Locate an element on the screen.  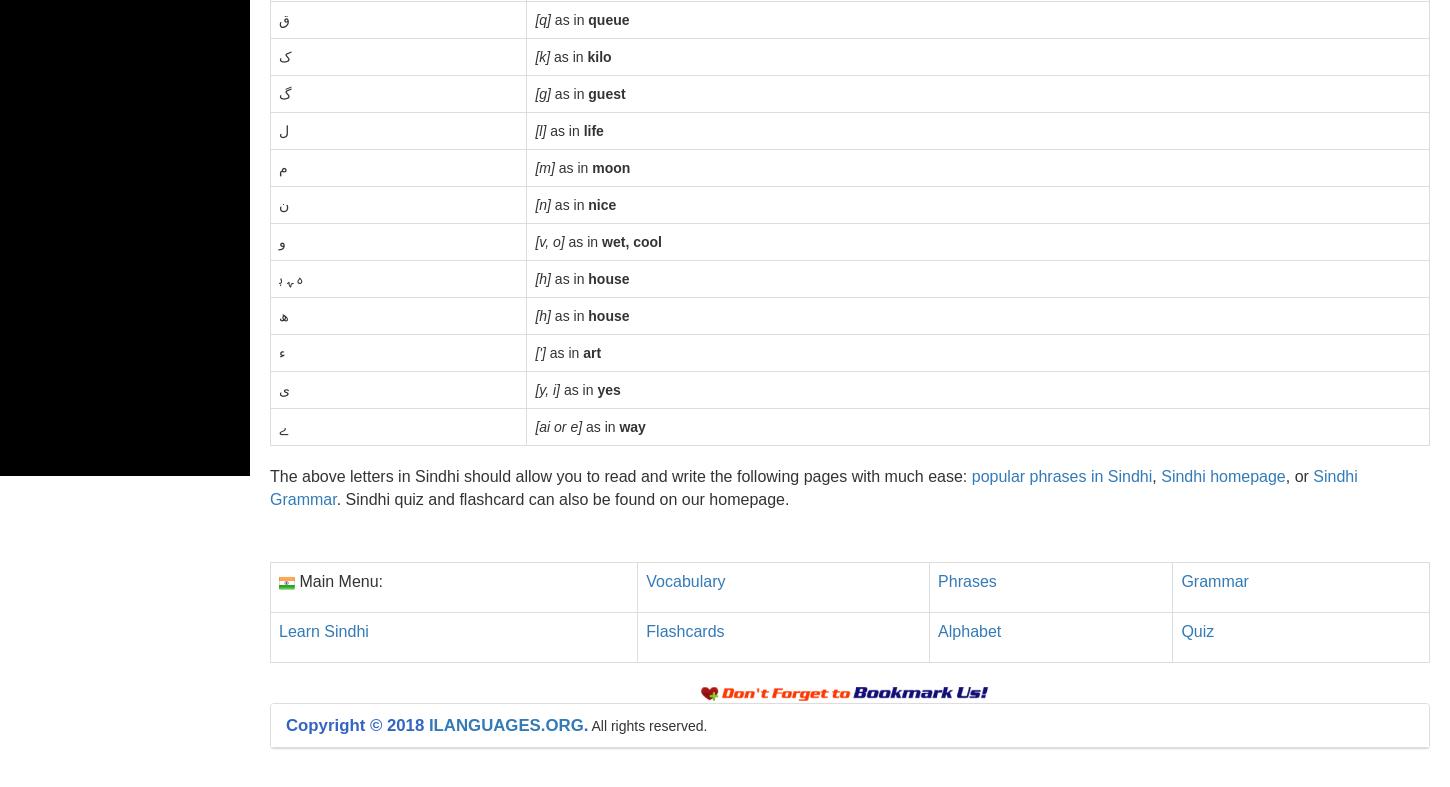
'[g]' is located at coordinates (542, 92).